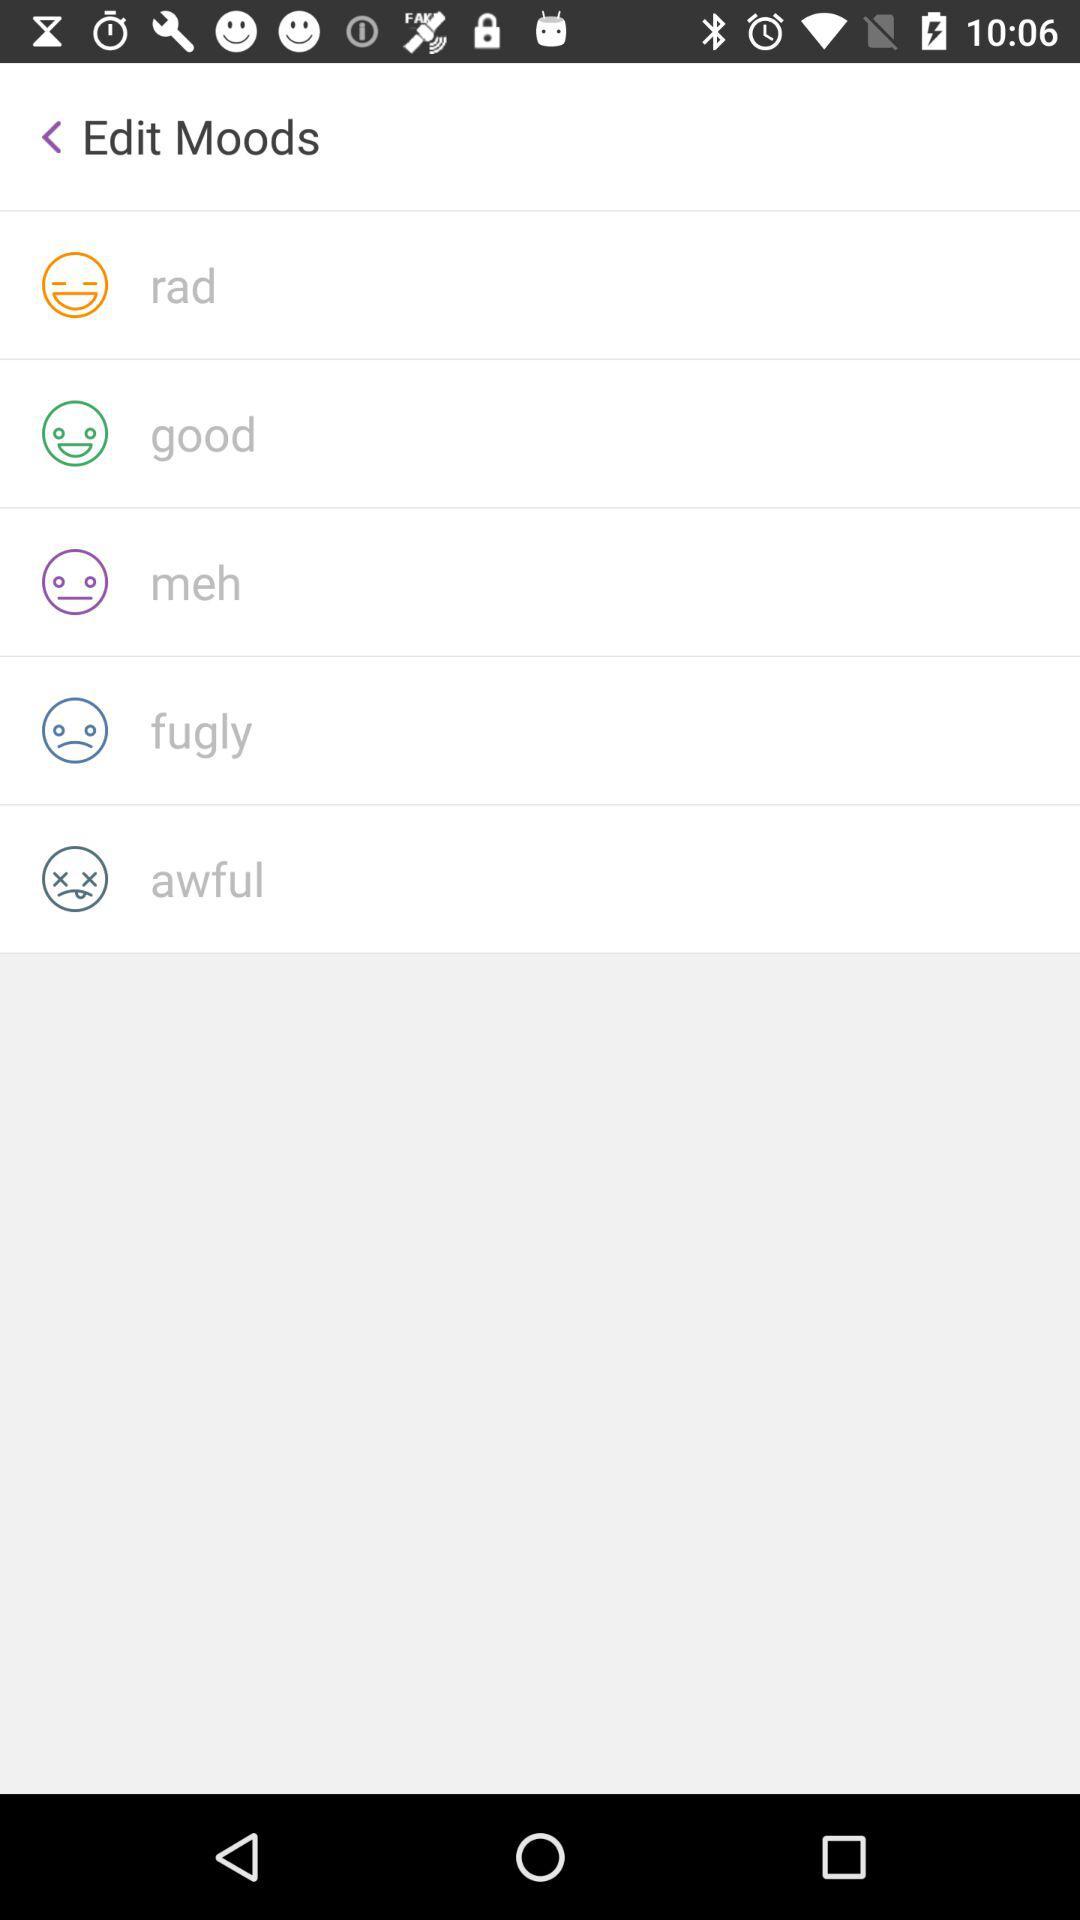 The image size is (1080, 1920). What do you see at coordinates (613, 729) in the screenshot?
I see `fugly mood among moods` at bounding box center [613, 729].